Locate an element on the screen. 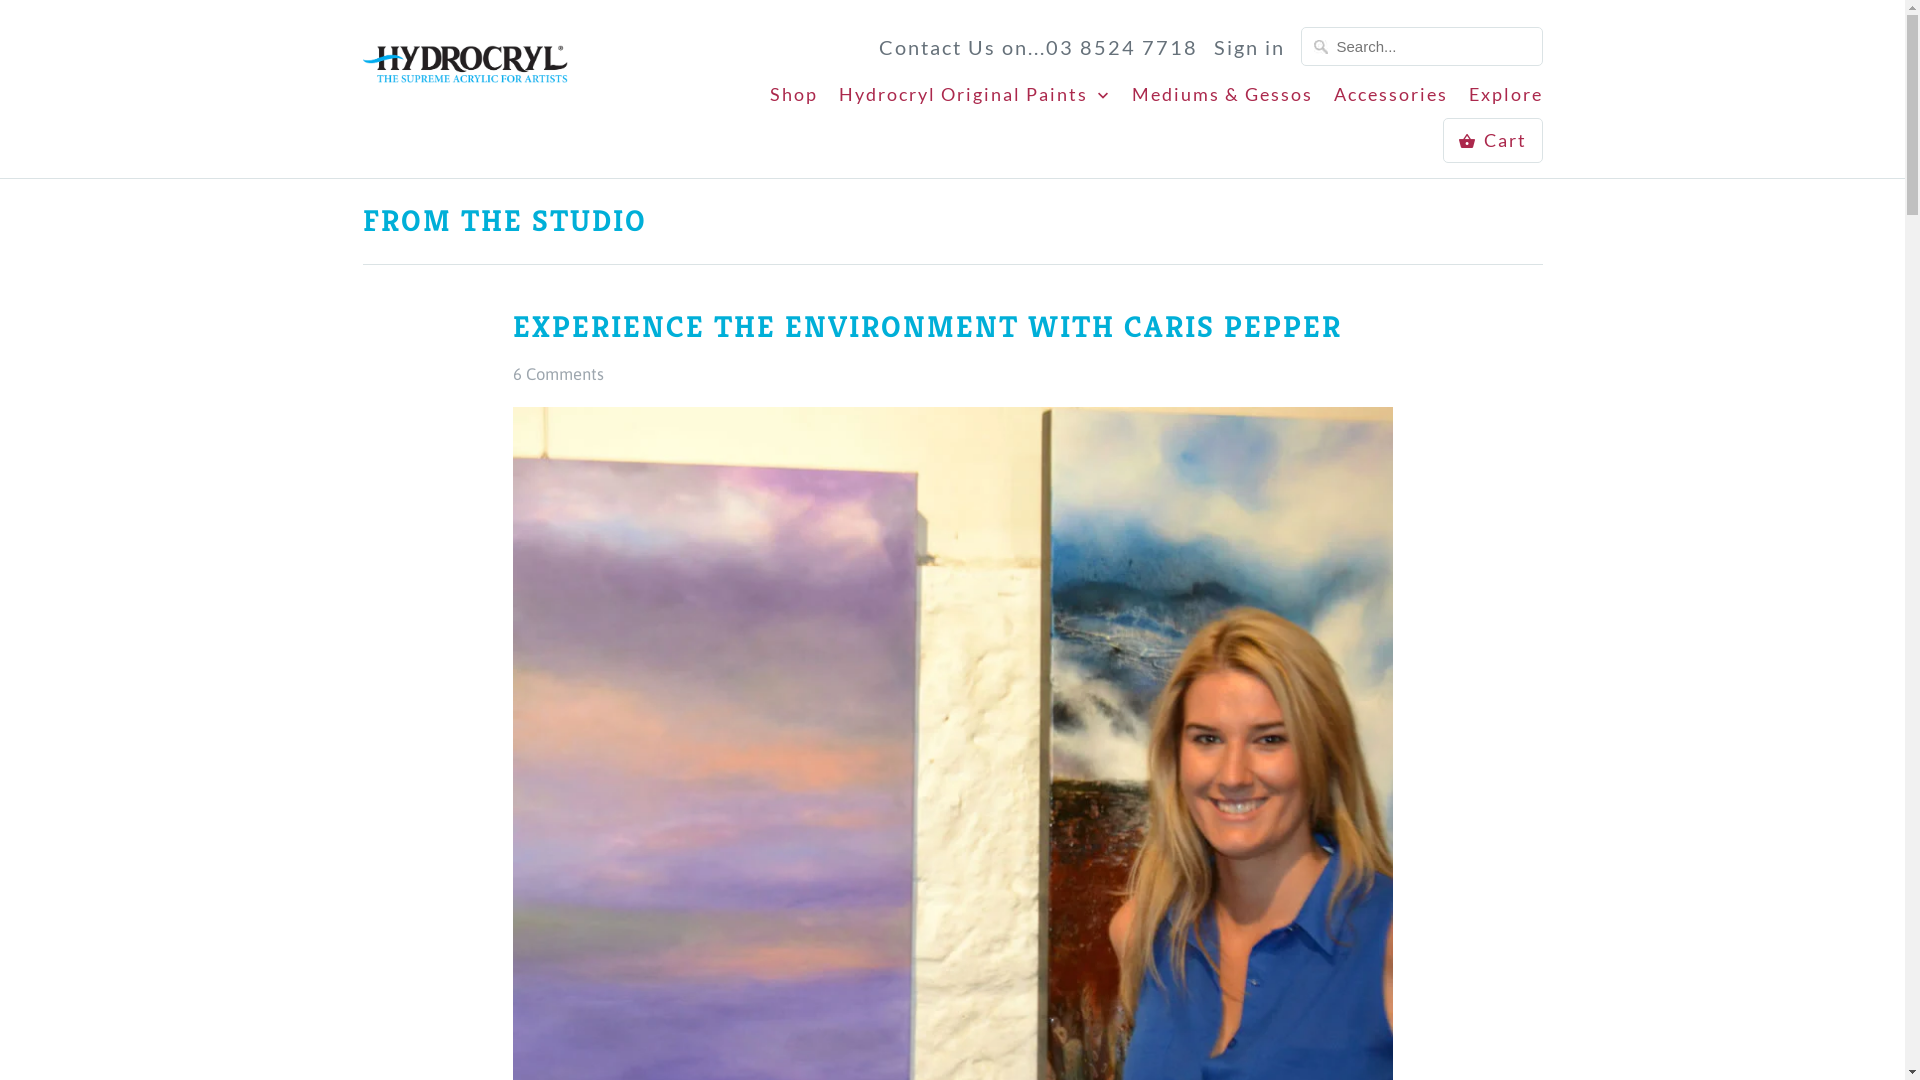 This screenshot has height=1080, width=1920. 'Hydrocryl Australia Pty Ltd' is located at coordinates (463, 61).